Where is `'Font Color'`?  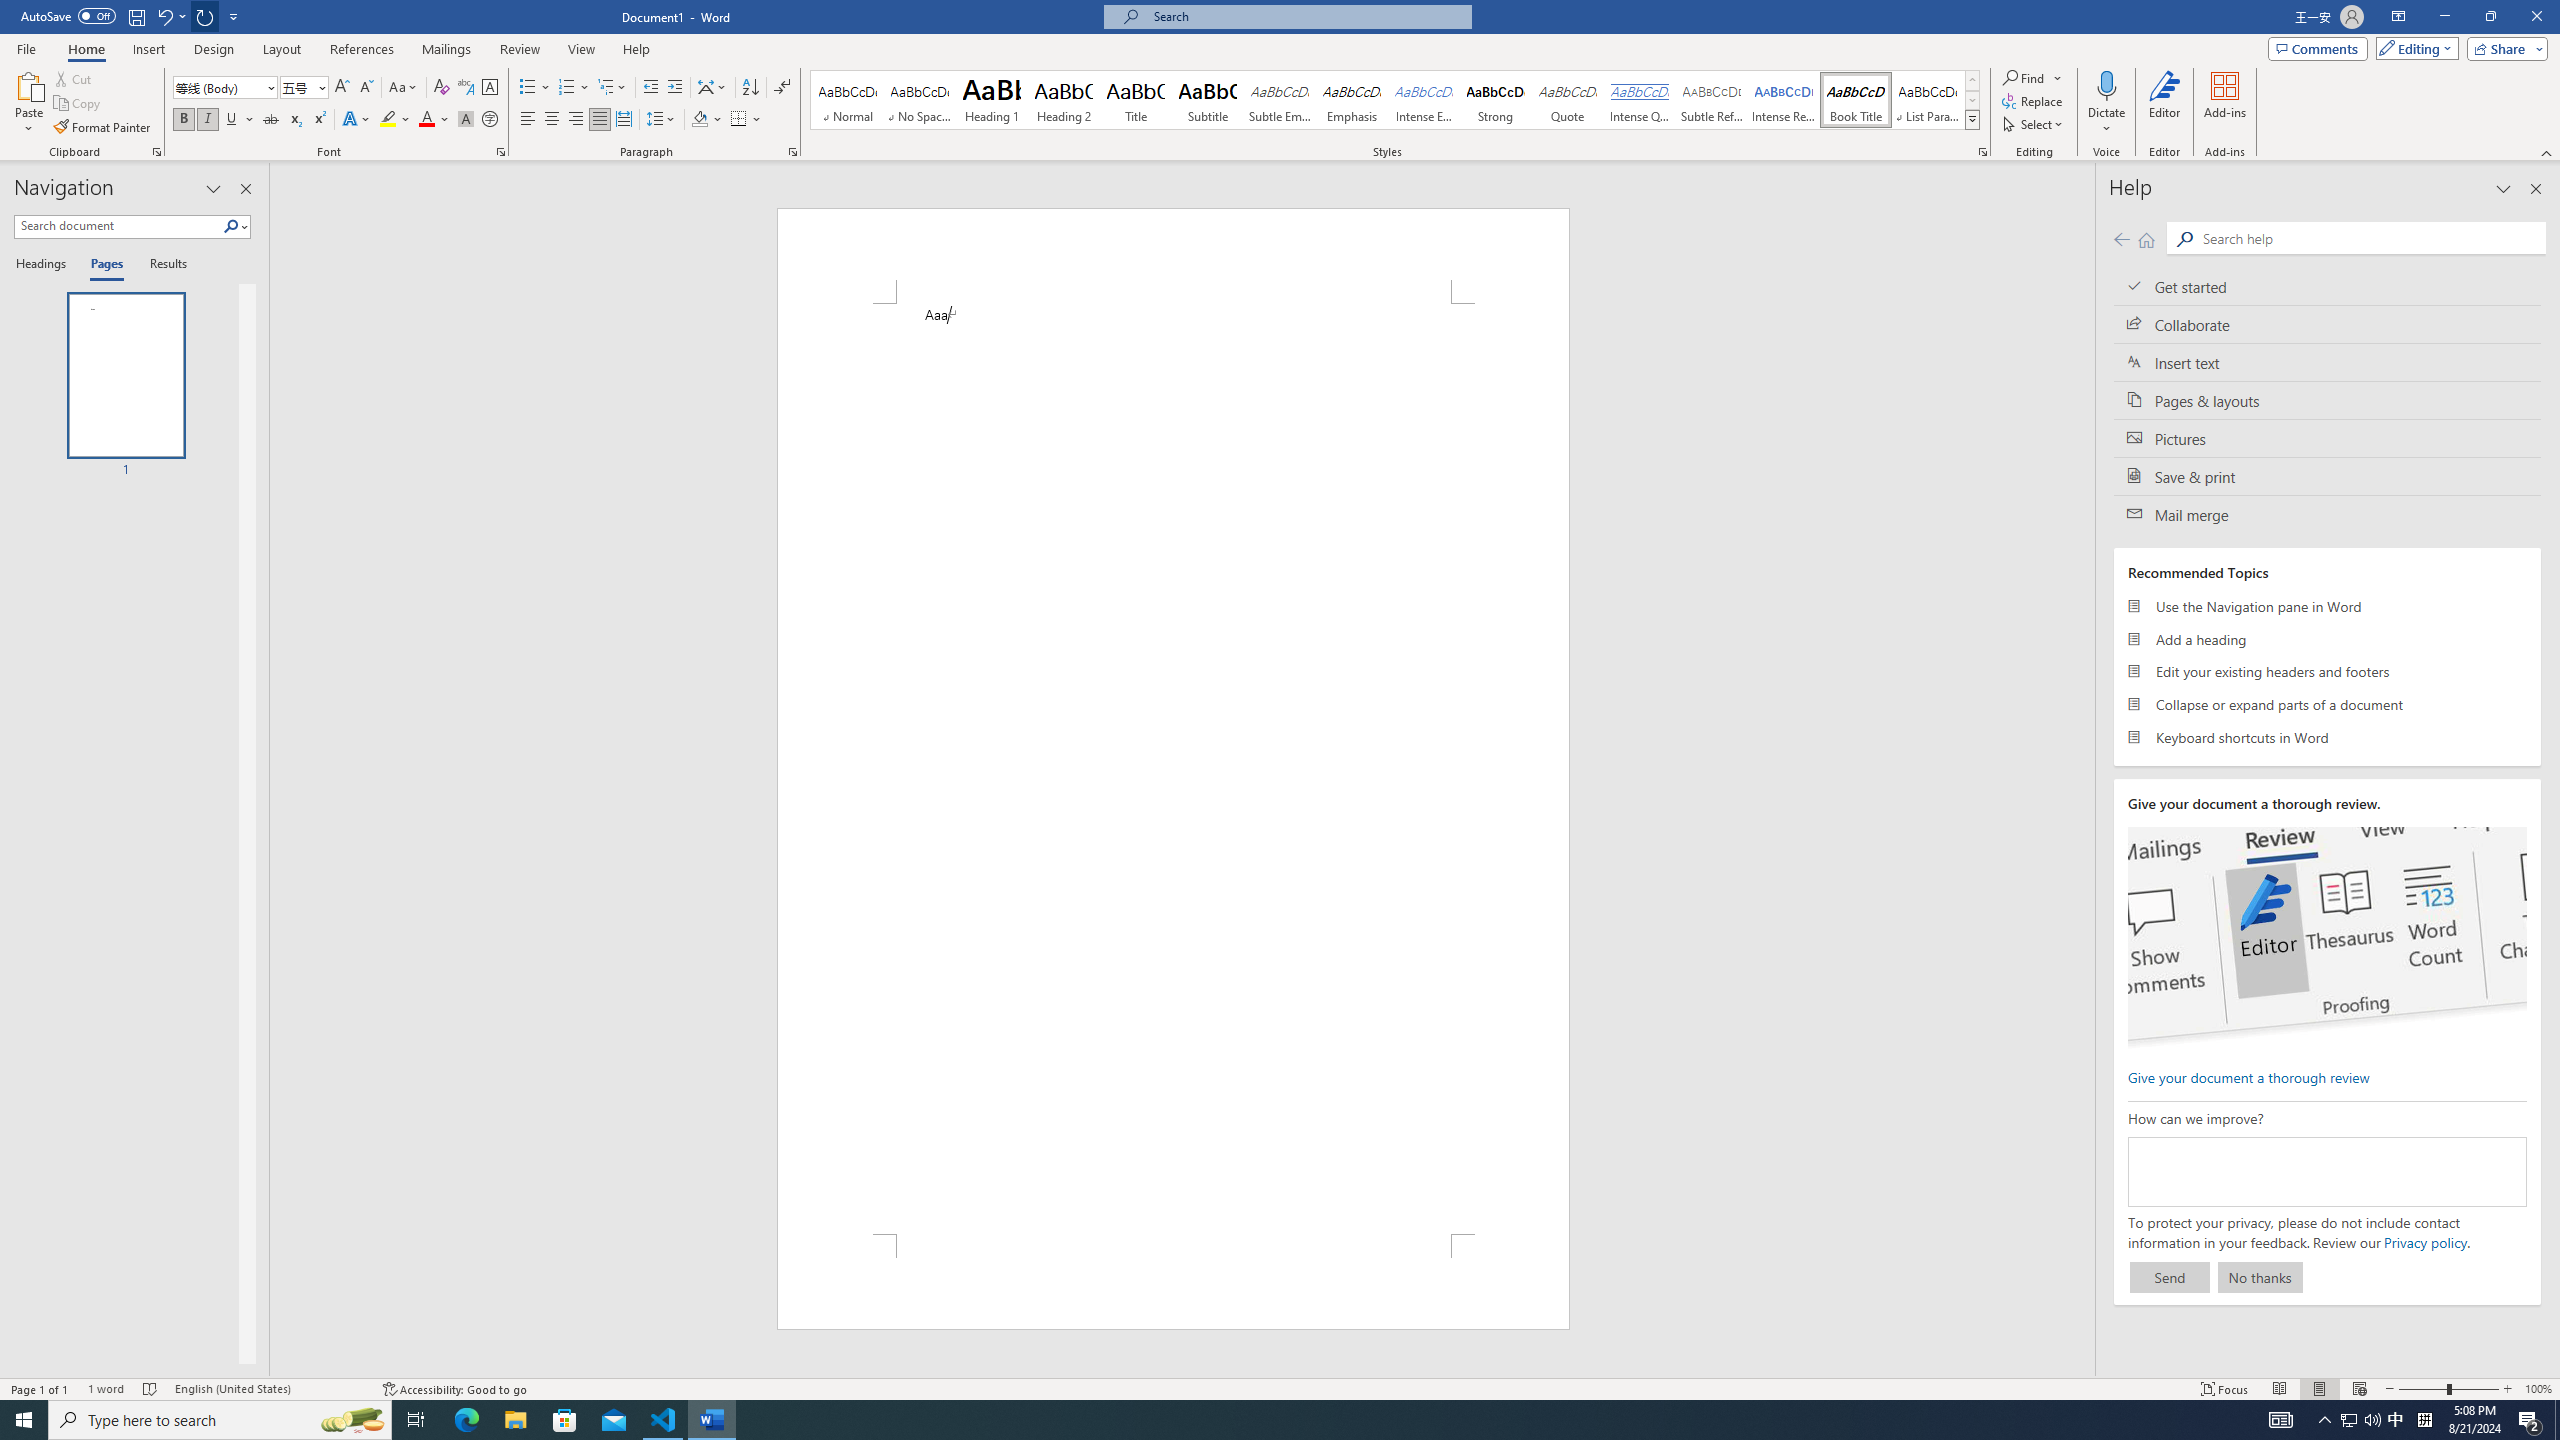
'Font Color' is located at coordinates (432, 118).